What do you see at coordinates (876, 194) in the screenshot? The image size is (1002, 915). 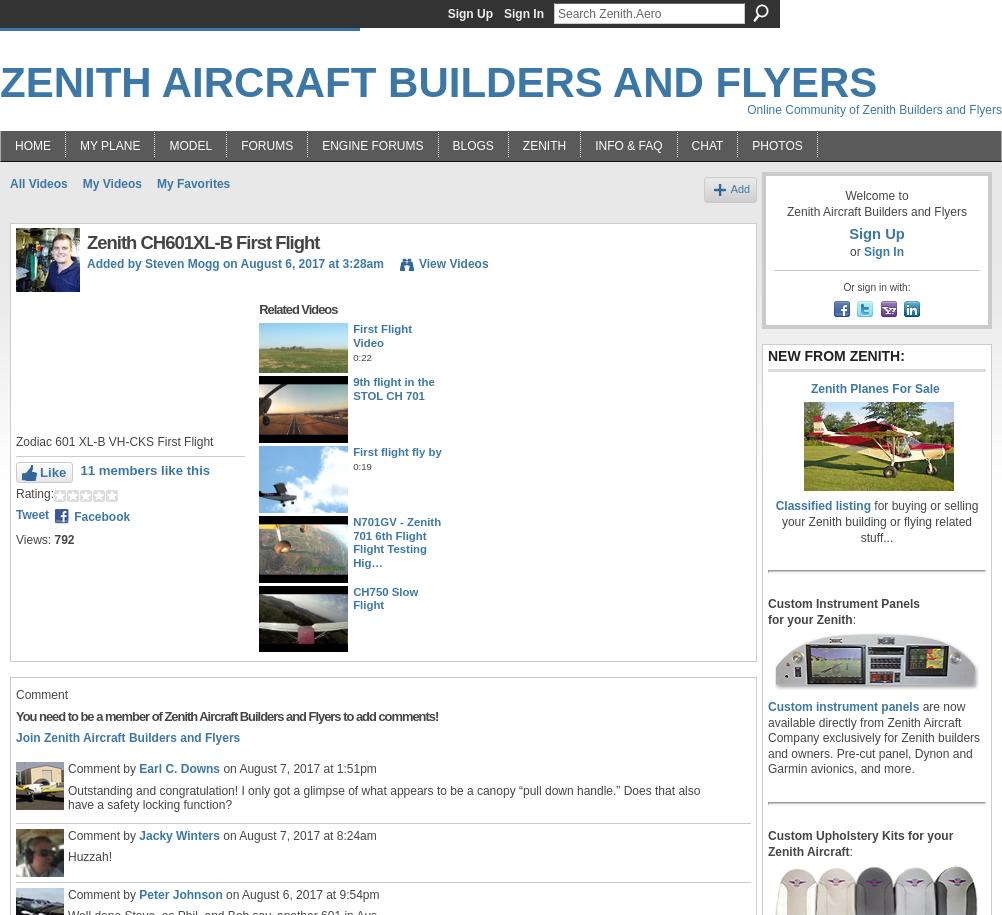 I see `'Welcome to'` at bounding box center [876, 194].